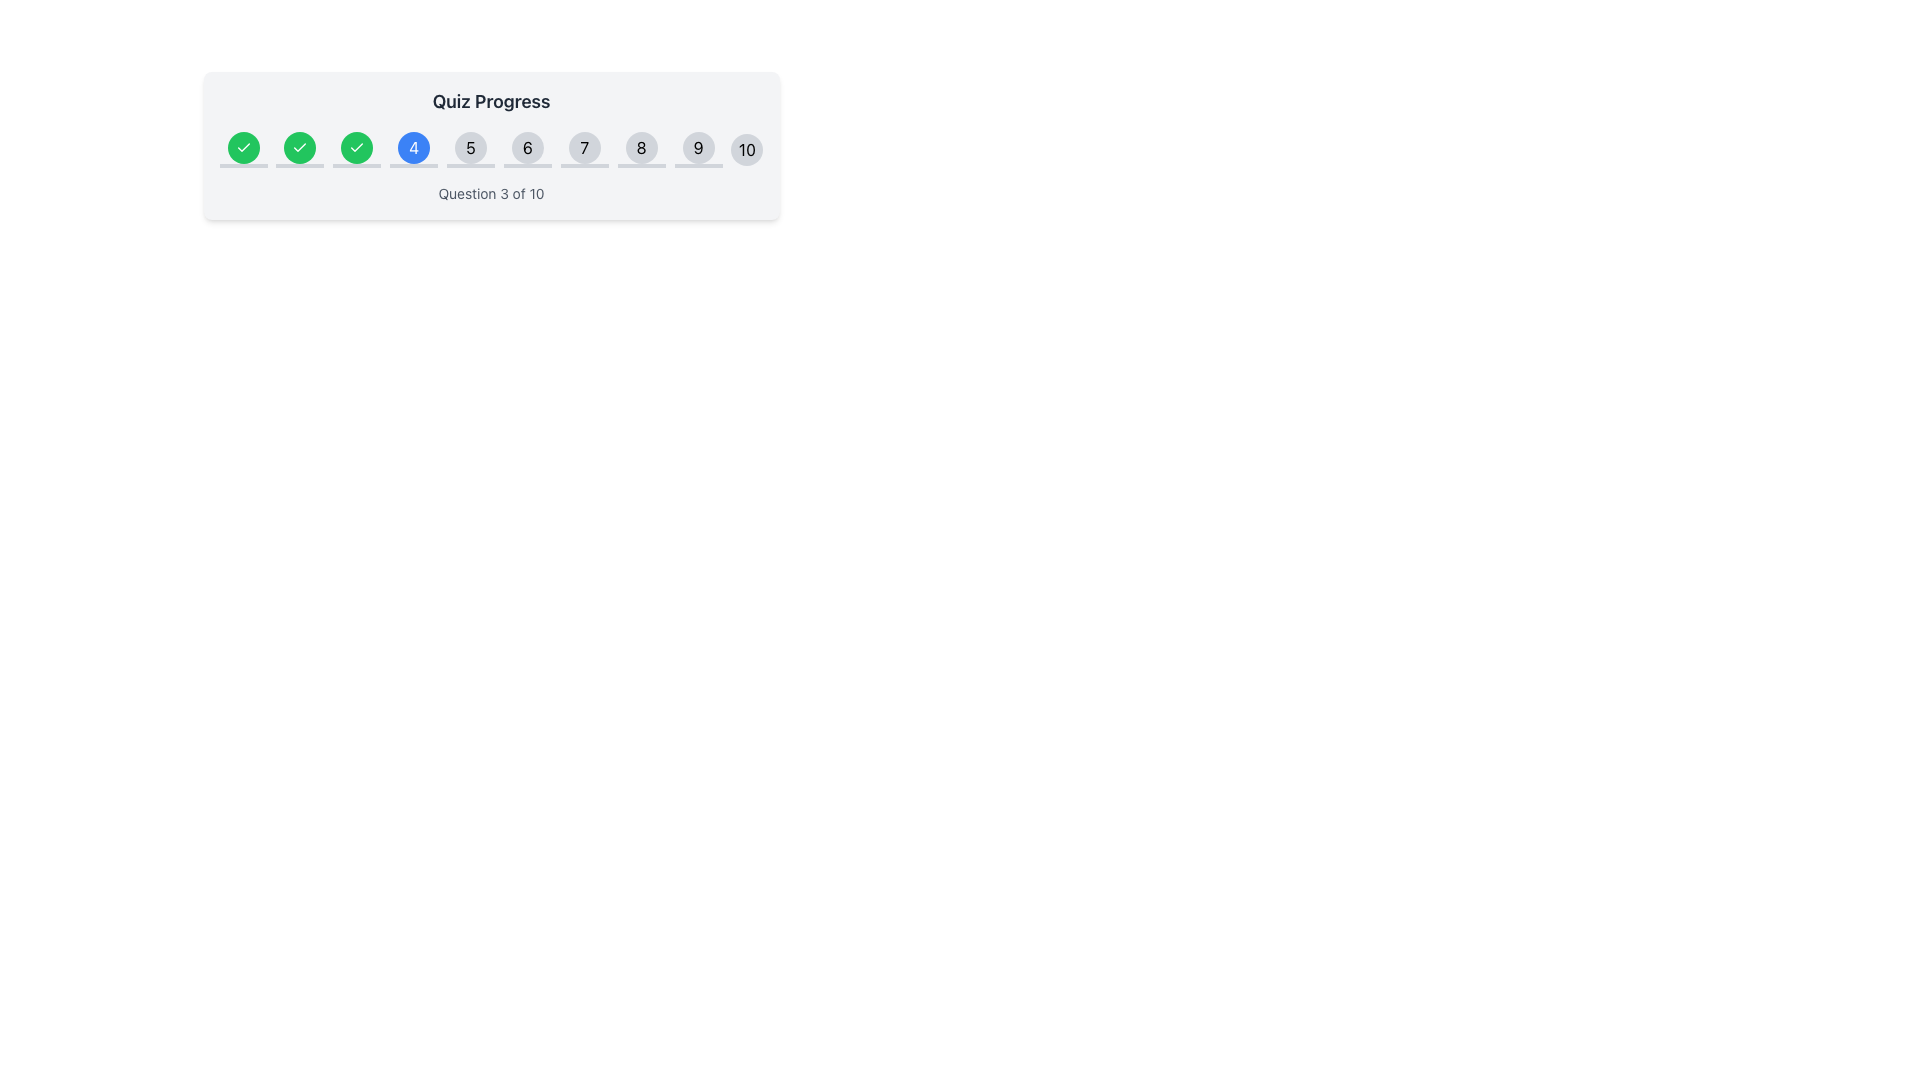 The height and width of the screenshot is (1080, 1920). What do you see at coordinates (527, 146) in the screenshot?
I see `the circular button labeled '6' with a light gray background` at bounding box center [527, 146].